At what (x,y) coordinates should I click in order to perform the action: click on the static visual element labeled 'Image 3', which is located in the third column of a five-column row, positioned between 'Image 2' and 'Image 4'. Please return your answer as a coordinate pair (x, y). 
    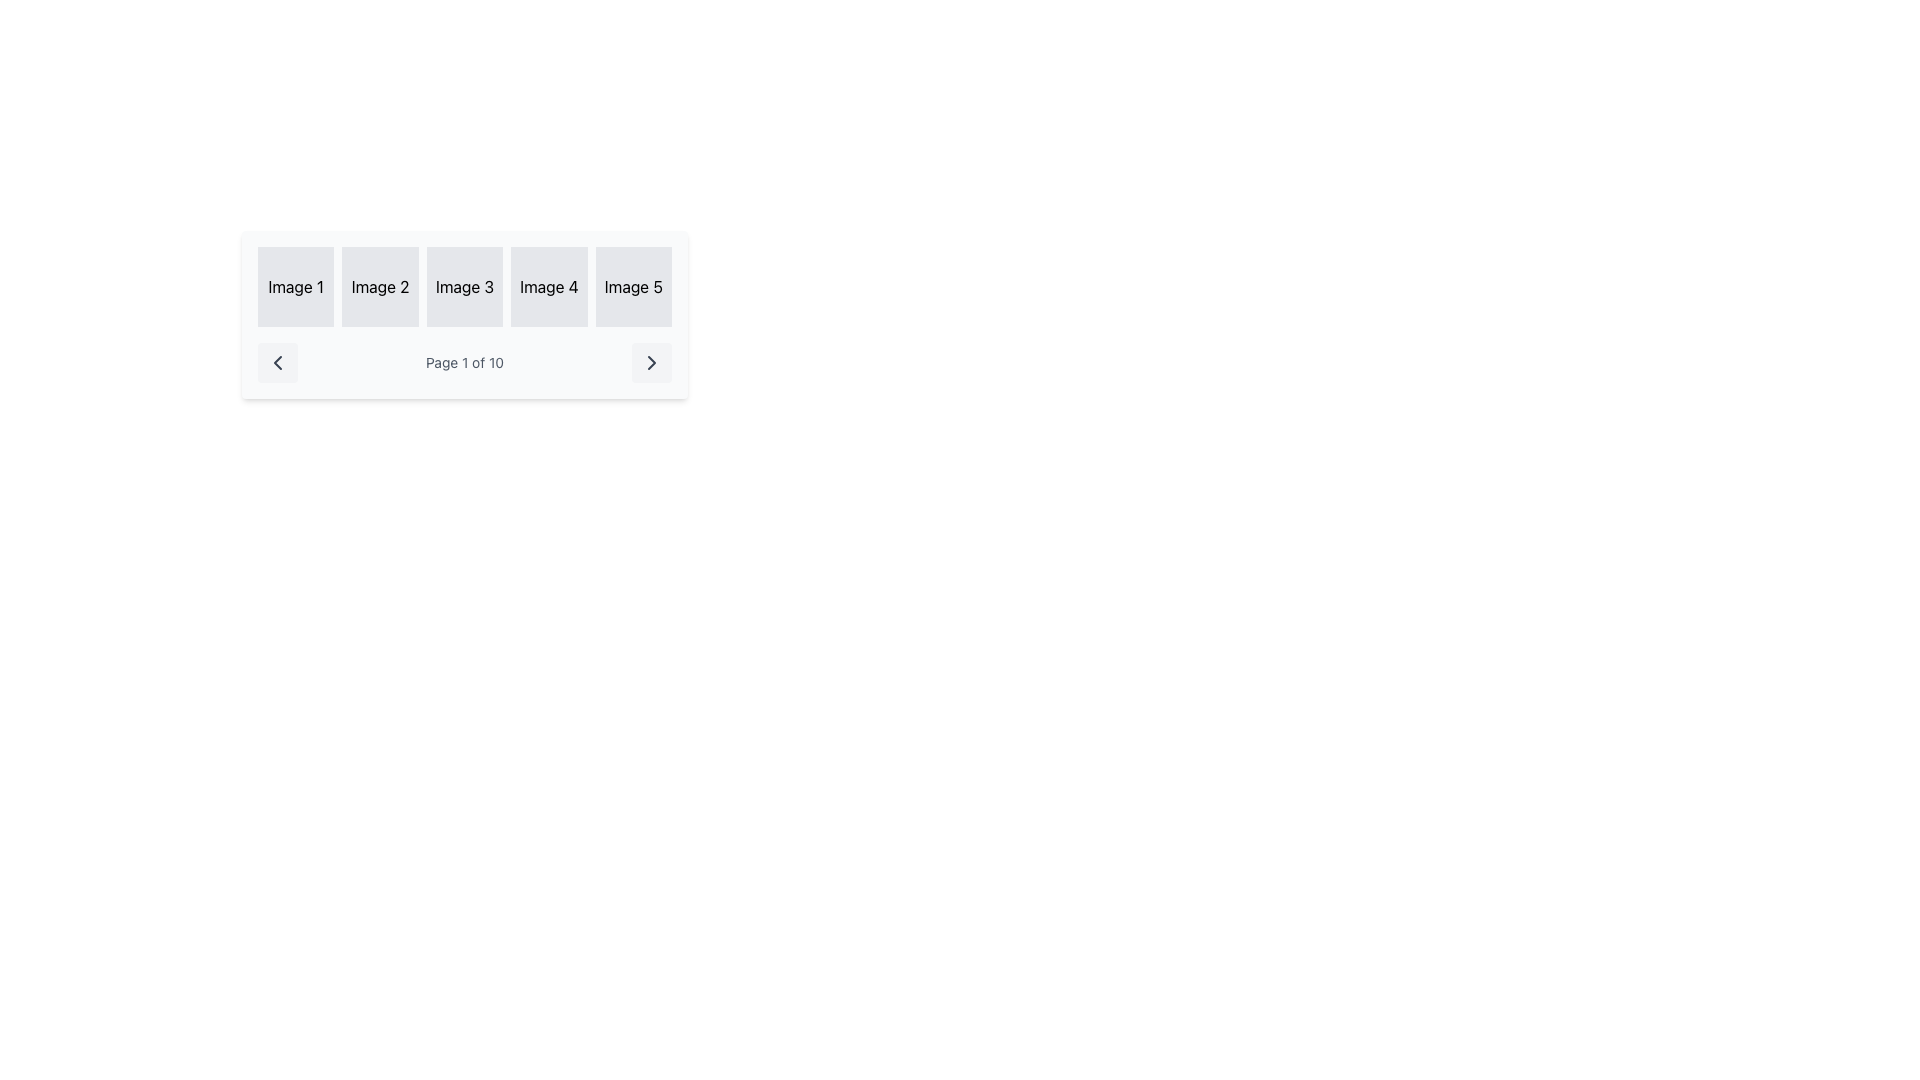
    Looking at the image, I should click on (464, 286).